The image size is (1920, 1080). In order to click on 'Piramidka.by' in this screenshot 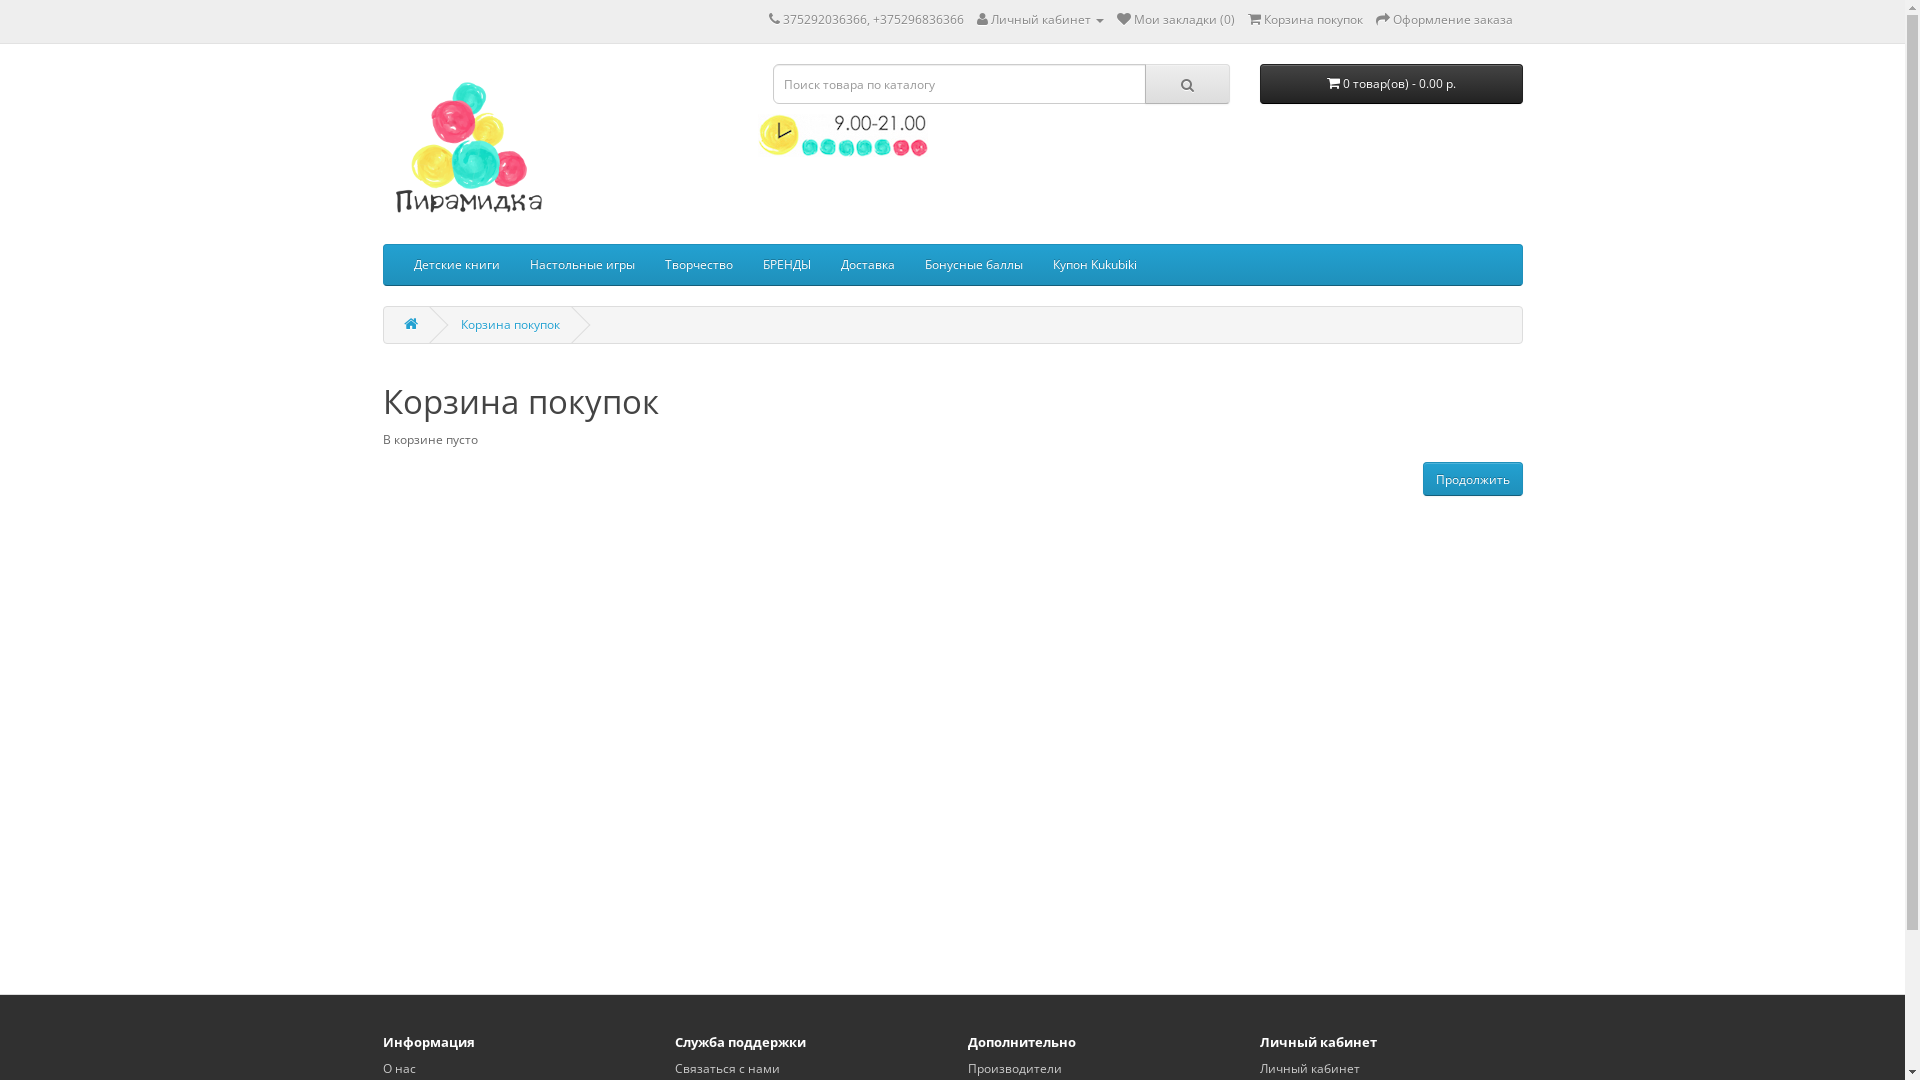, I will do `click(465, 148)`.